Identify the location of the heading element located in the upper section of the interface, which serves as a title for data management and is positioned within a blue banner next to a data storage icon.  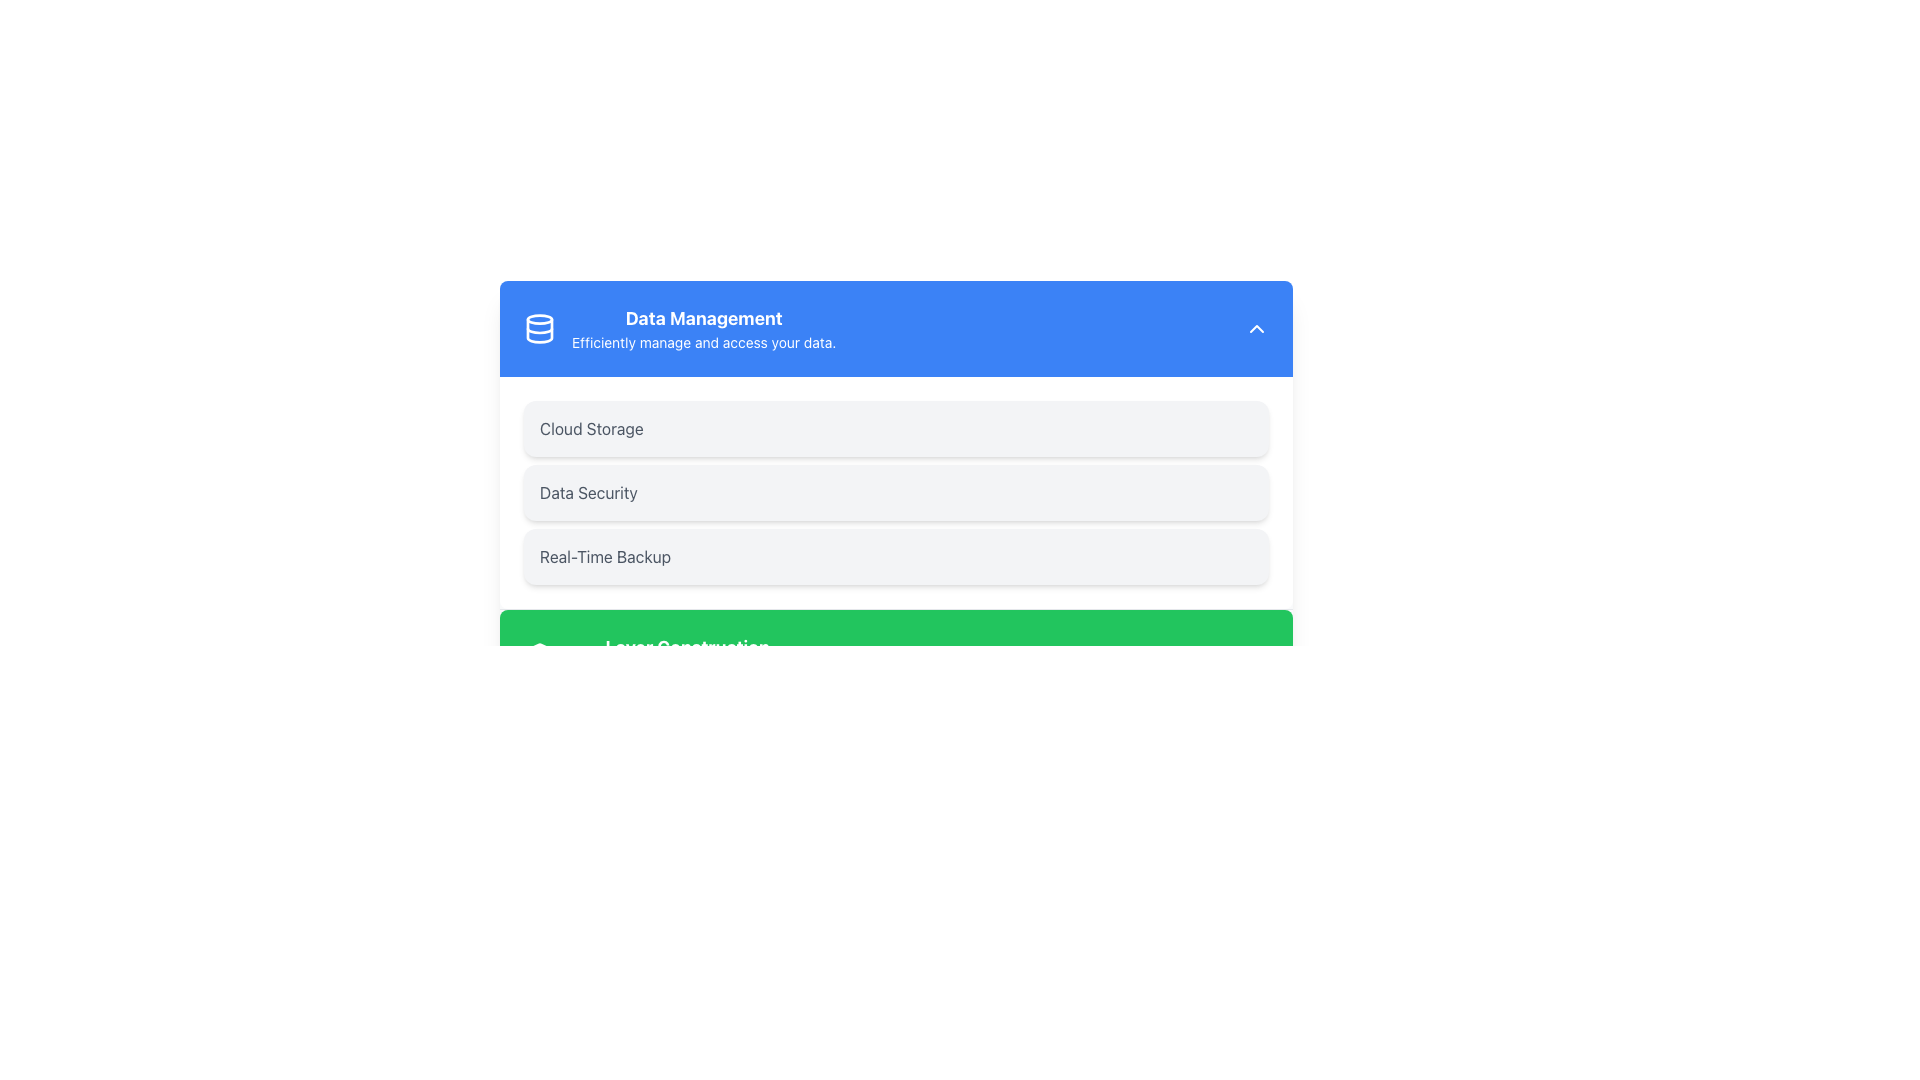
(704, 318).